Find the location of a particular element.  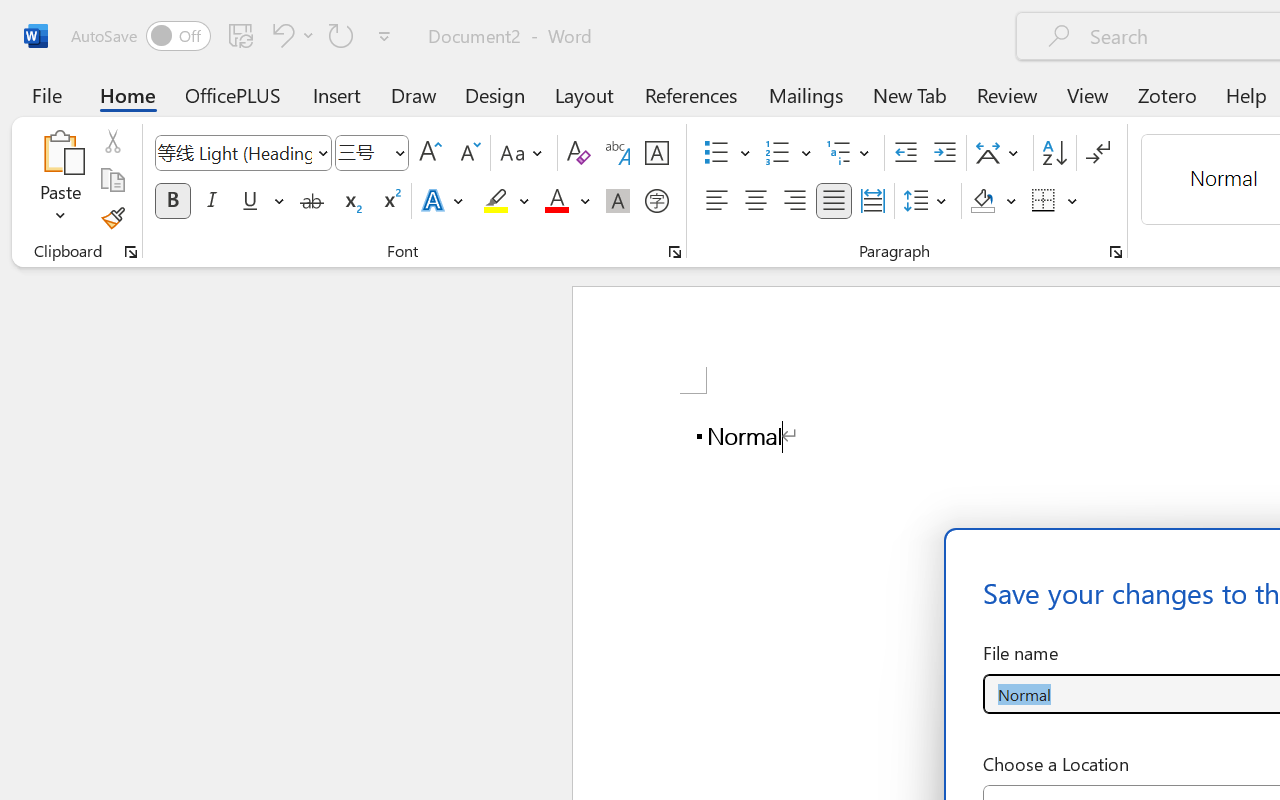

'Strikethrough' is located at coordinates (311, 201).